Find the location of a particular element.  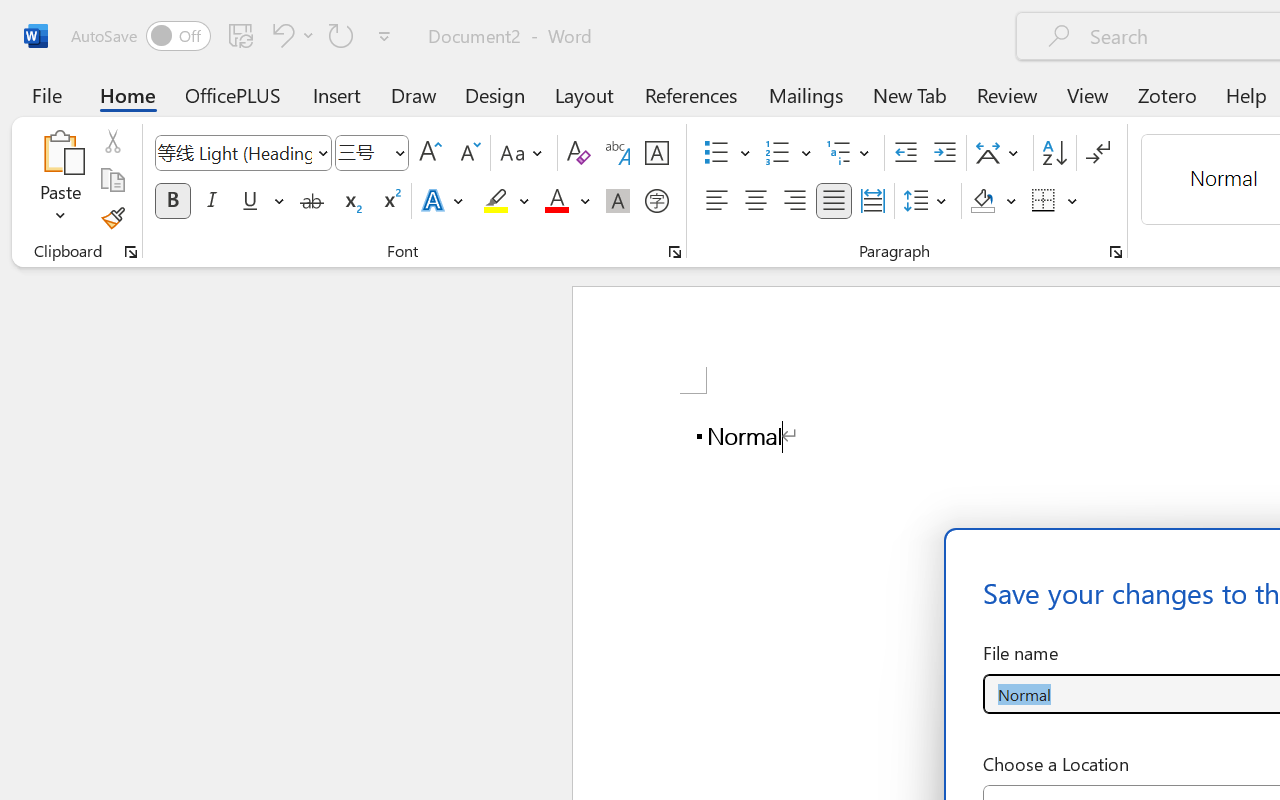

'Strikethrough' is located at coordinates (311, 201).